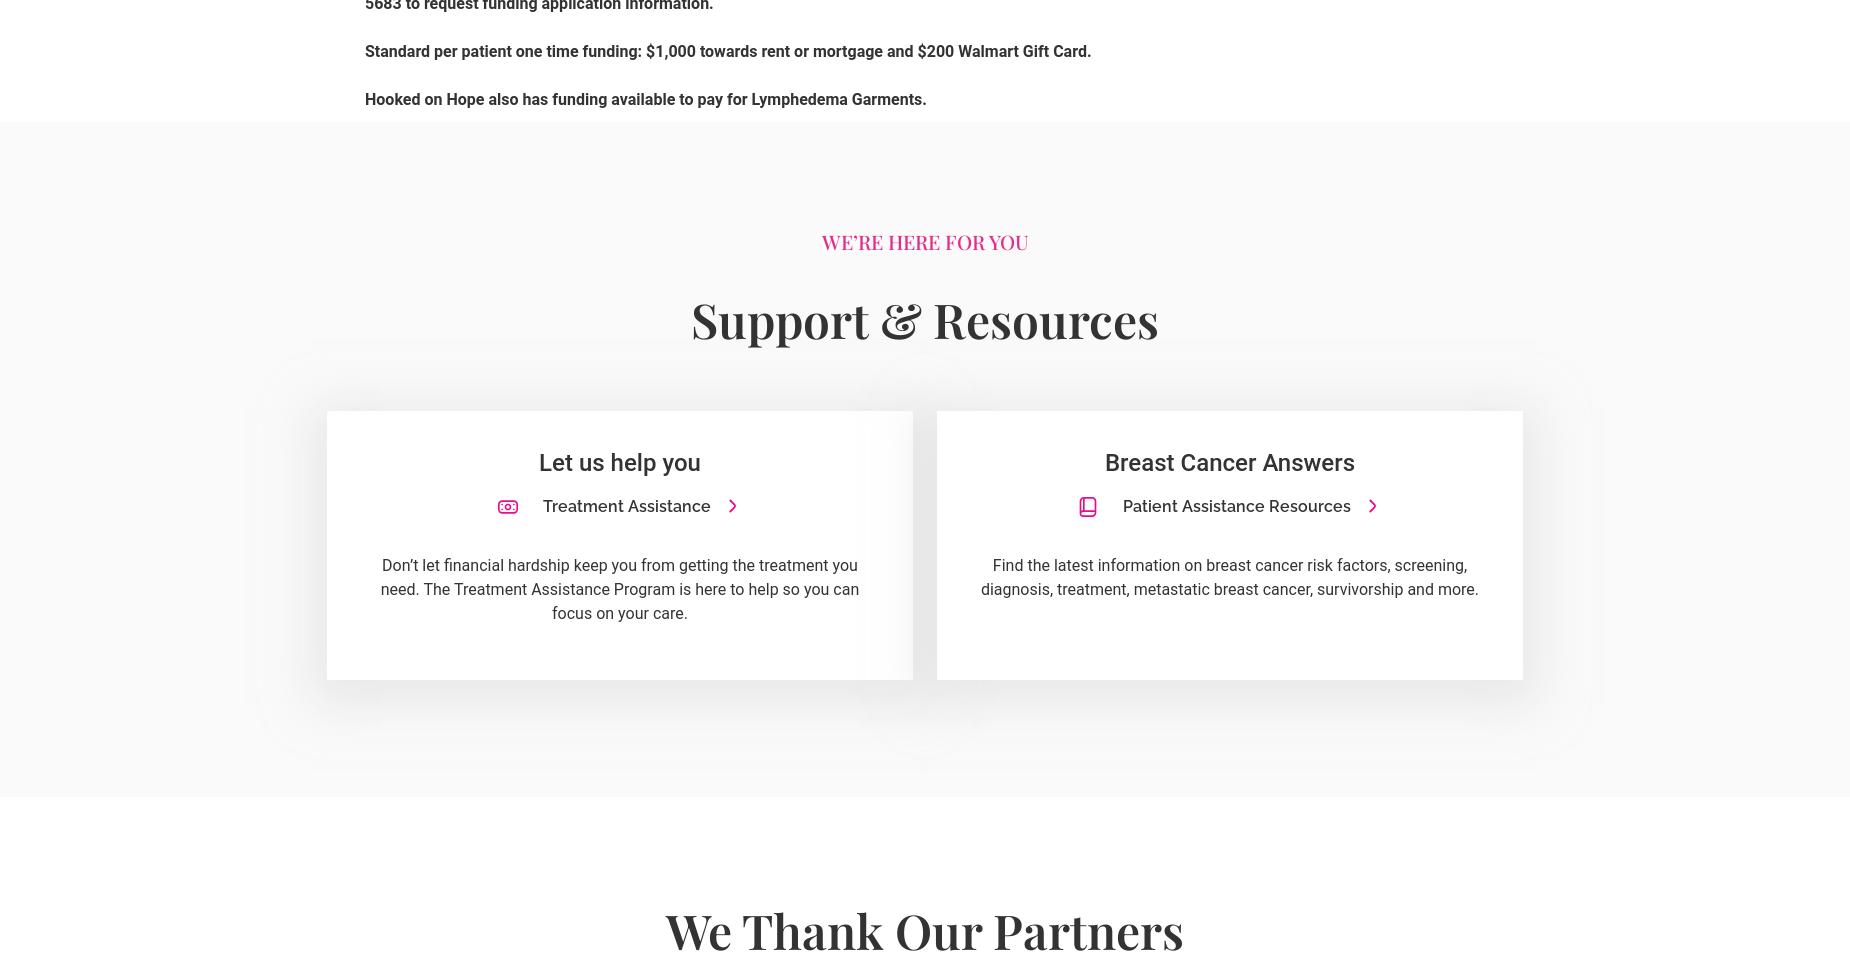 The width and height of the screenshot is (1850, 974). I want to click on 'Let us help you', so click(619, 460).